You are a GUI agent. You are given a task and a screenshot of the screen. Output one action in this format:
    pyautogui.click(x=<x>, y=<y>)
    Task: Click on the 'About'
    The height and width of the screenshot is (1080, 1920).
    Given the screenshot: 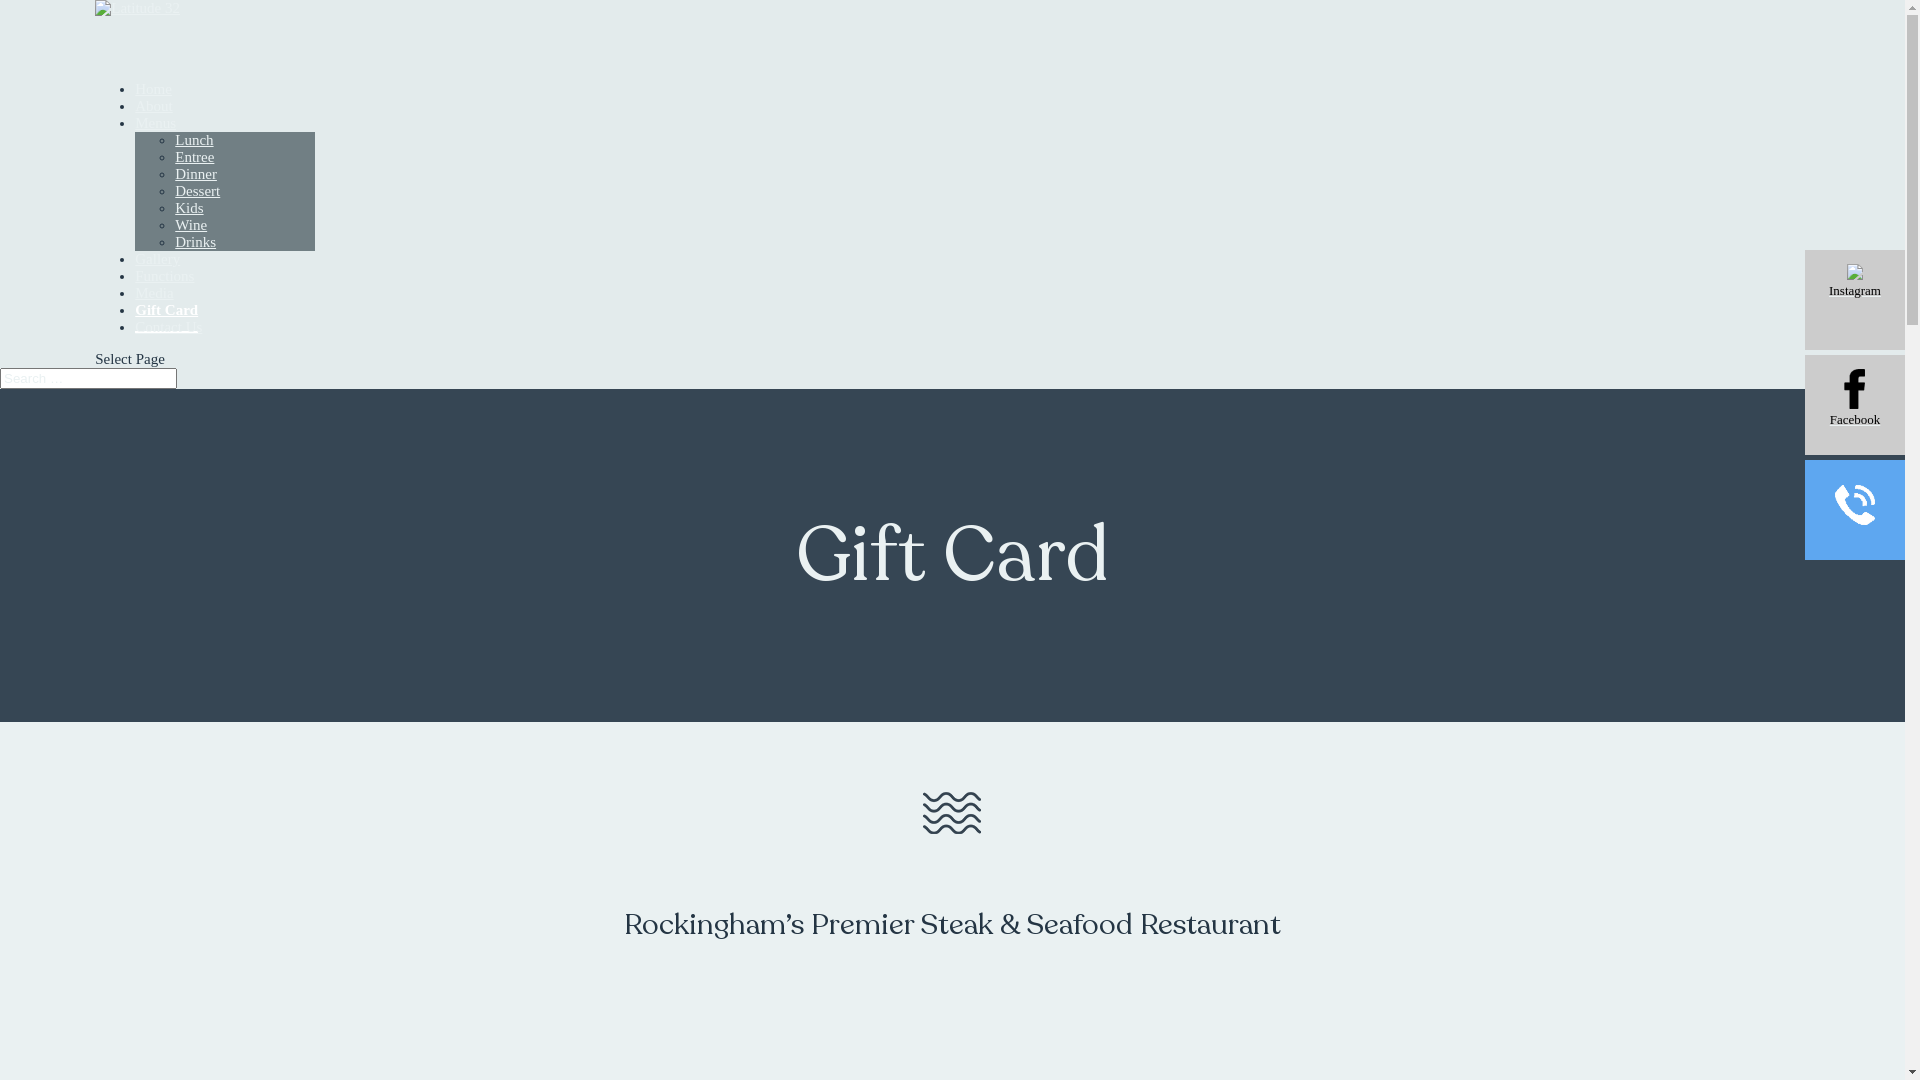 What is the action you would take?
    pyautogui.click(x=152, y=130)
    